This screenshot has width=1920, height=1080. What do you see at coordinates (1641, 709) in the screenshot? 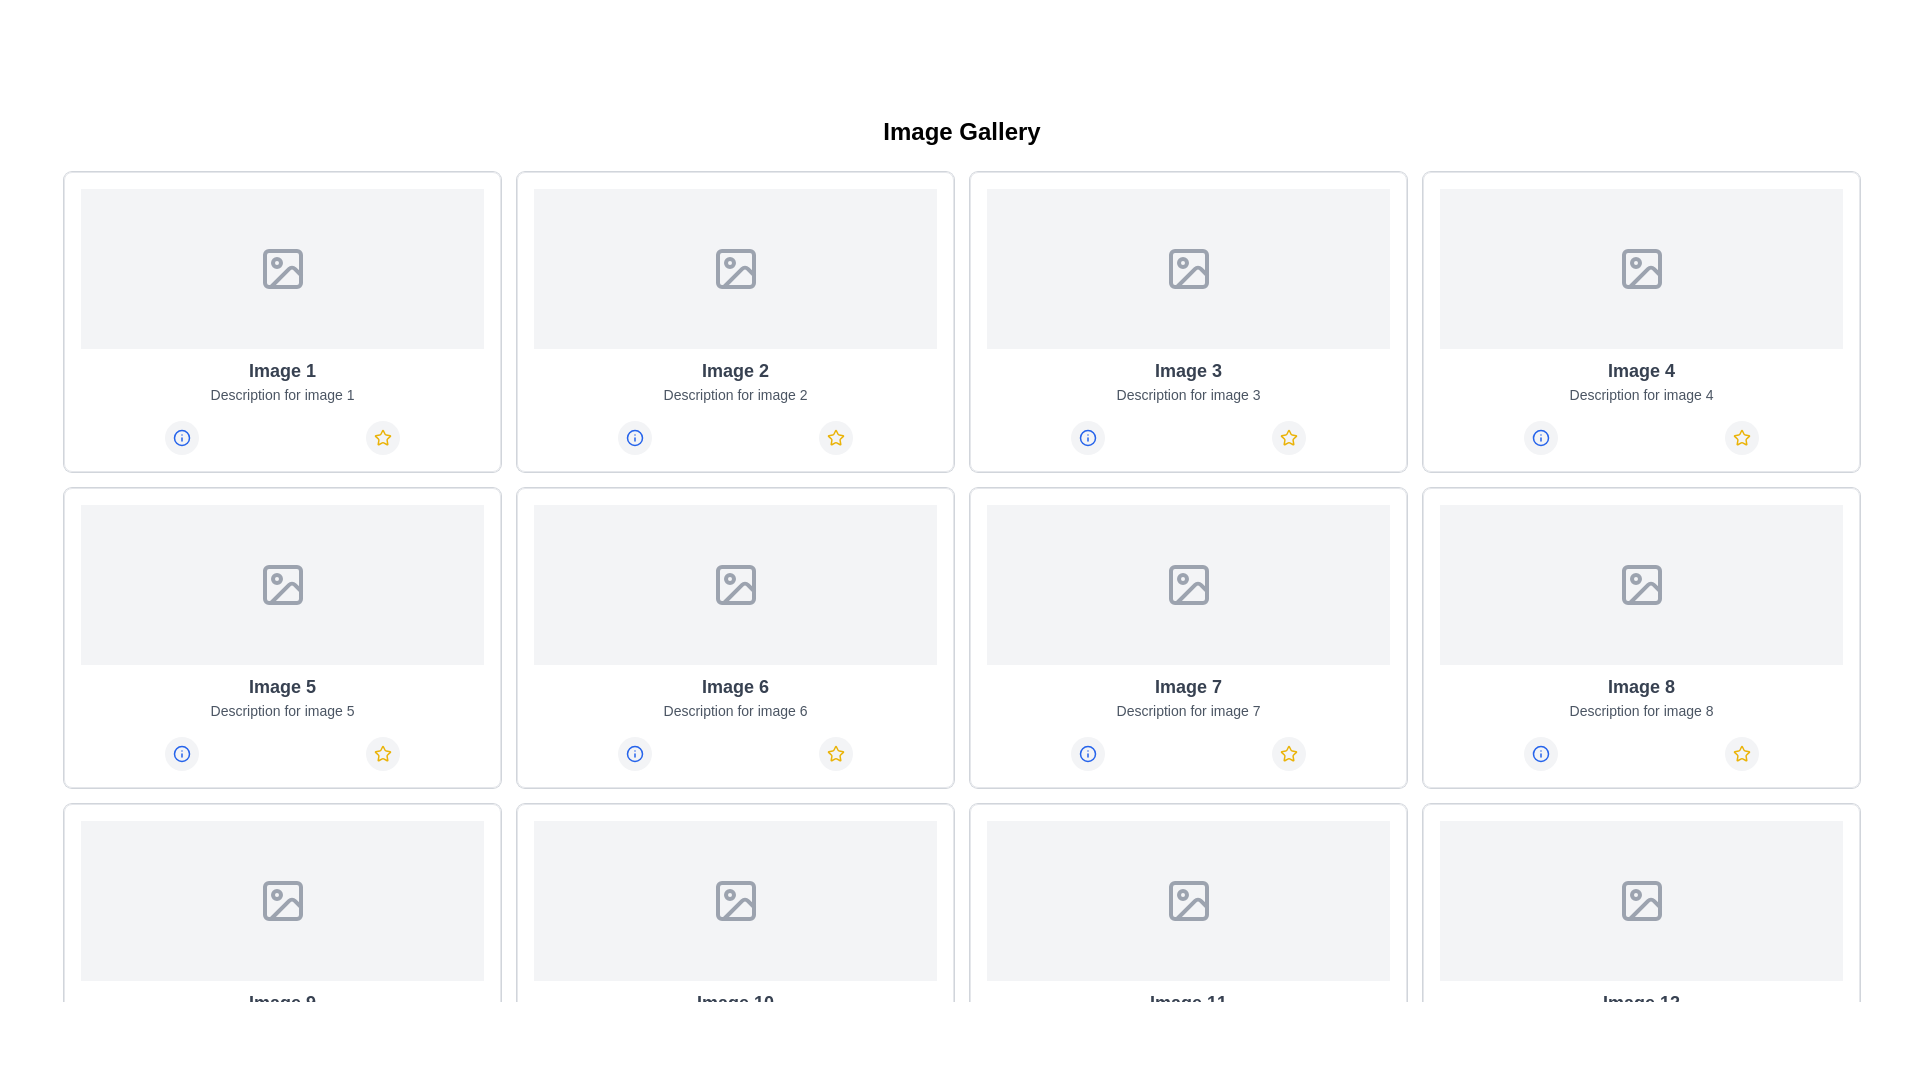
I see `the Text label that provides a descriptive caption for the associated image, located below the title 'Image 8' in a rectangular card in the bottom-right corner of the interface` at bounding box center [1641, 709].